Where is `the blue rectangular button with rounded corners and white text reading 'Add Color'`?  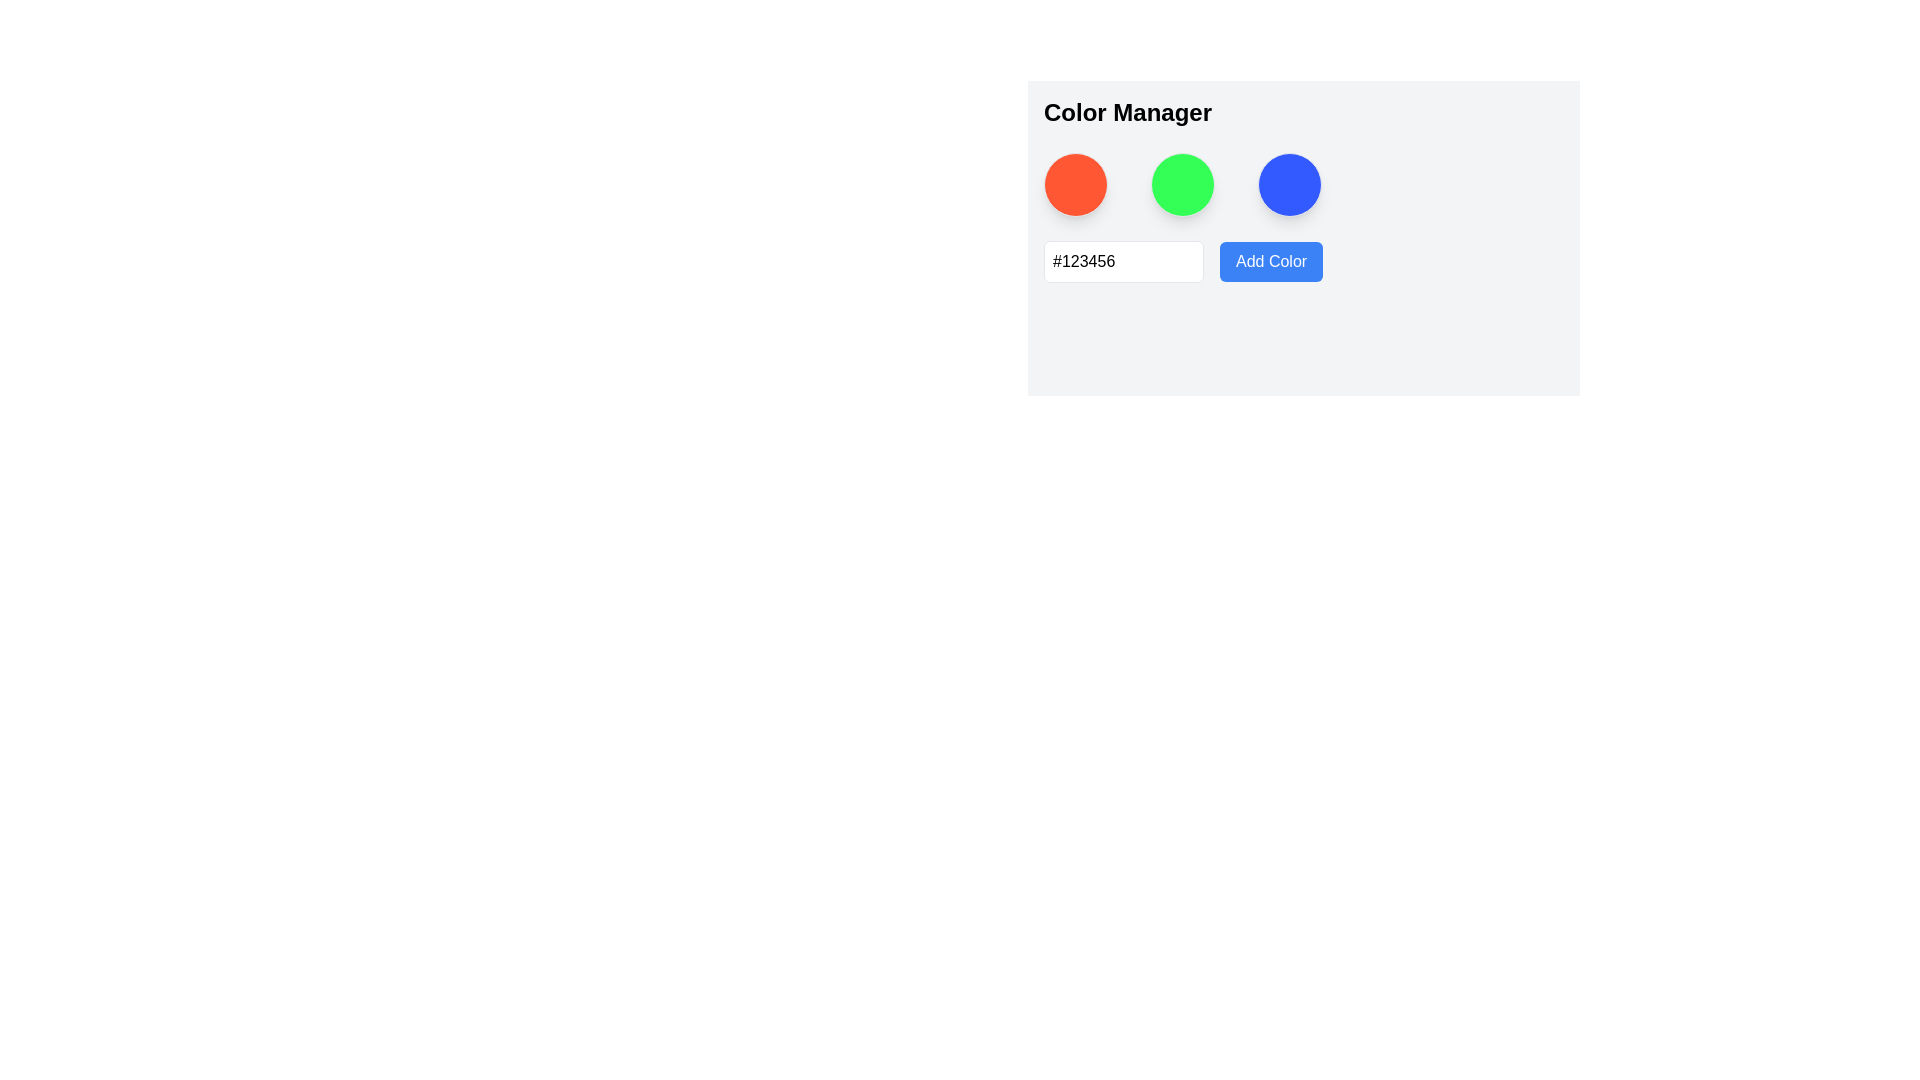
the blue rectangular button with rounded corners and white text reading 'Add Color' is located at coordinates (1270, 261).